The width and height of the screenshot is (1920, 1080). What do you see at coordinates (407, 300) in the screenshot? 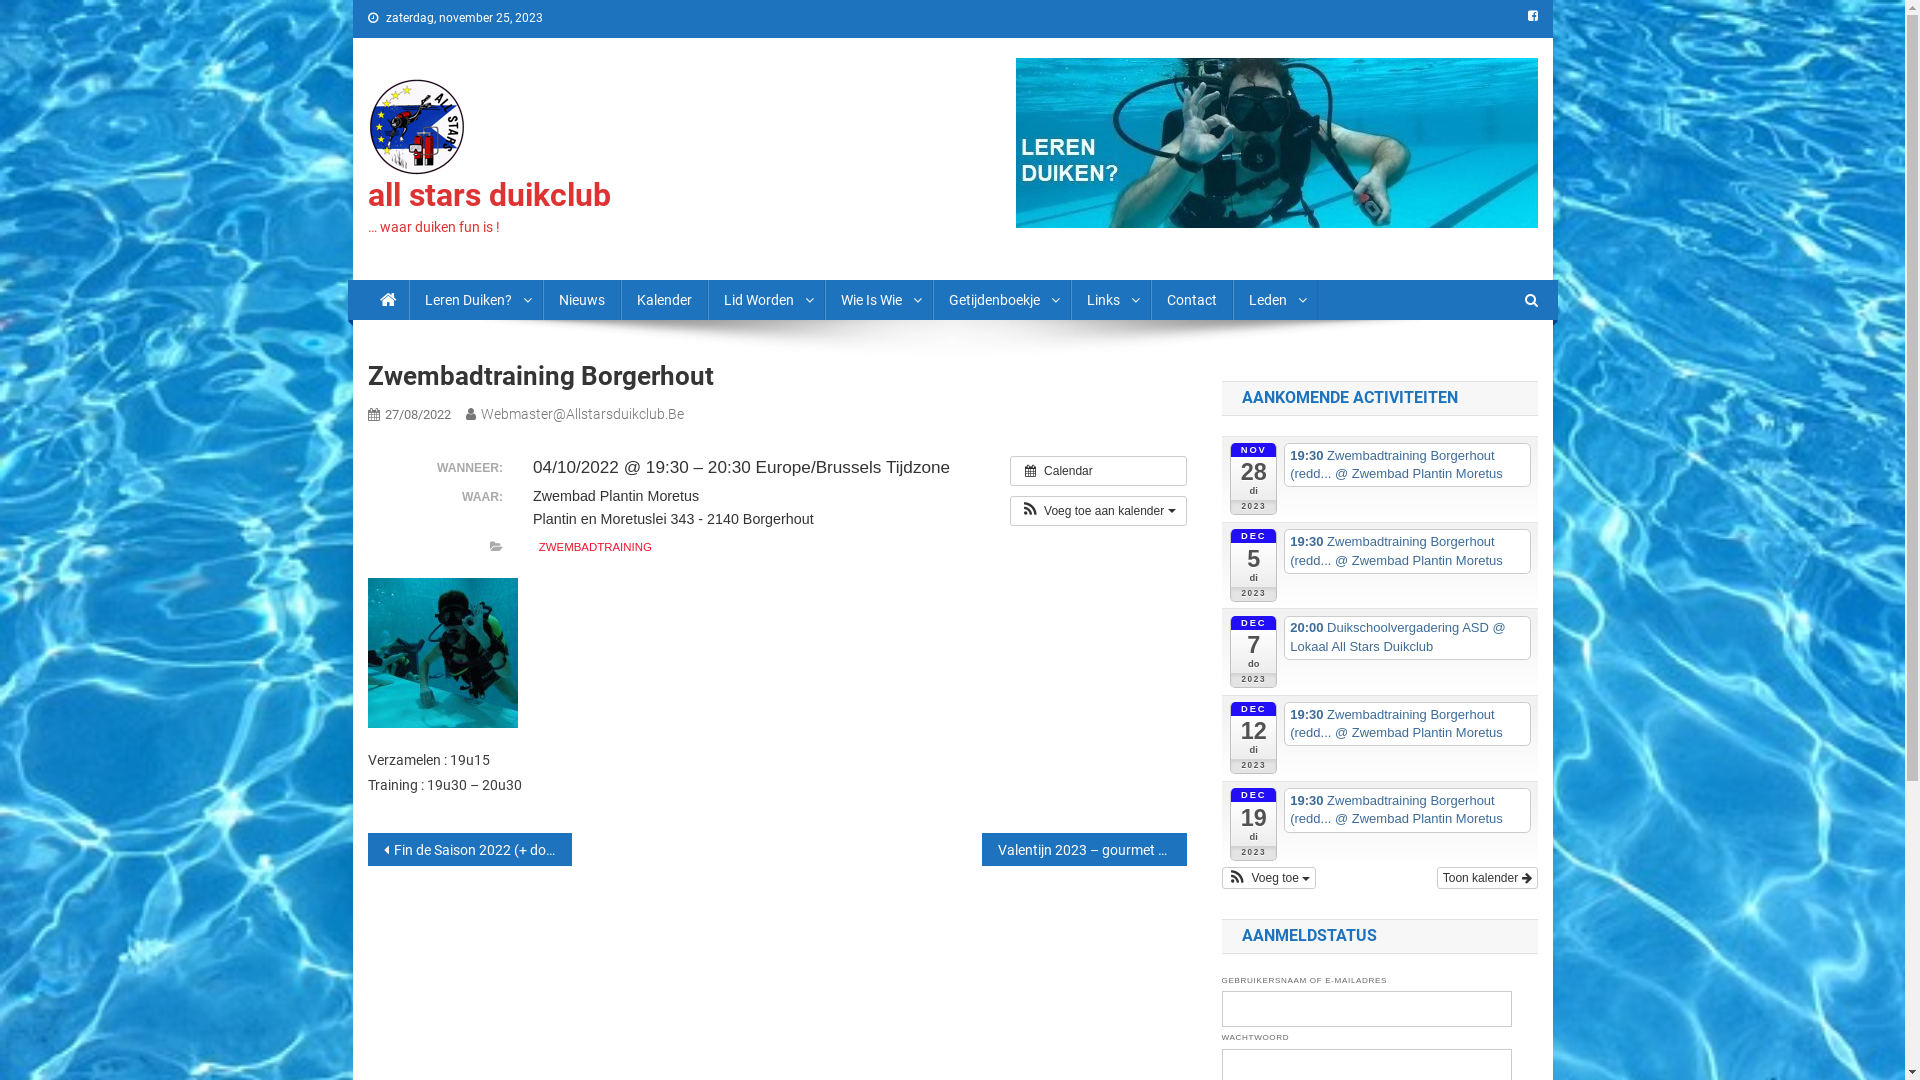
I see `'Leren Duiken?'` at bounding box center [407, 300].